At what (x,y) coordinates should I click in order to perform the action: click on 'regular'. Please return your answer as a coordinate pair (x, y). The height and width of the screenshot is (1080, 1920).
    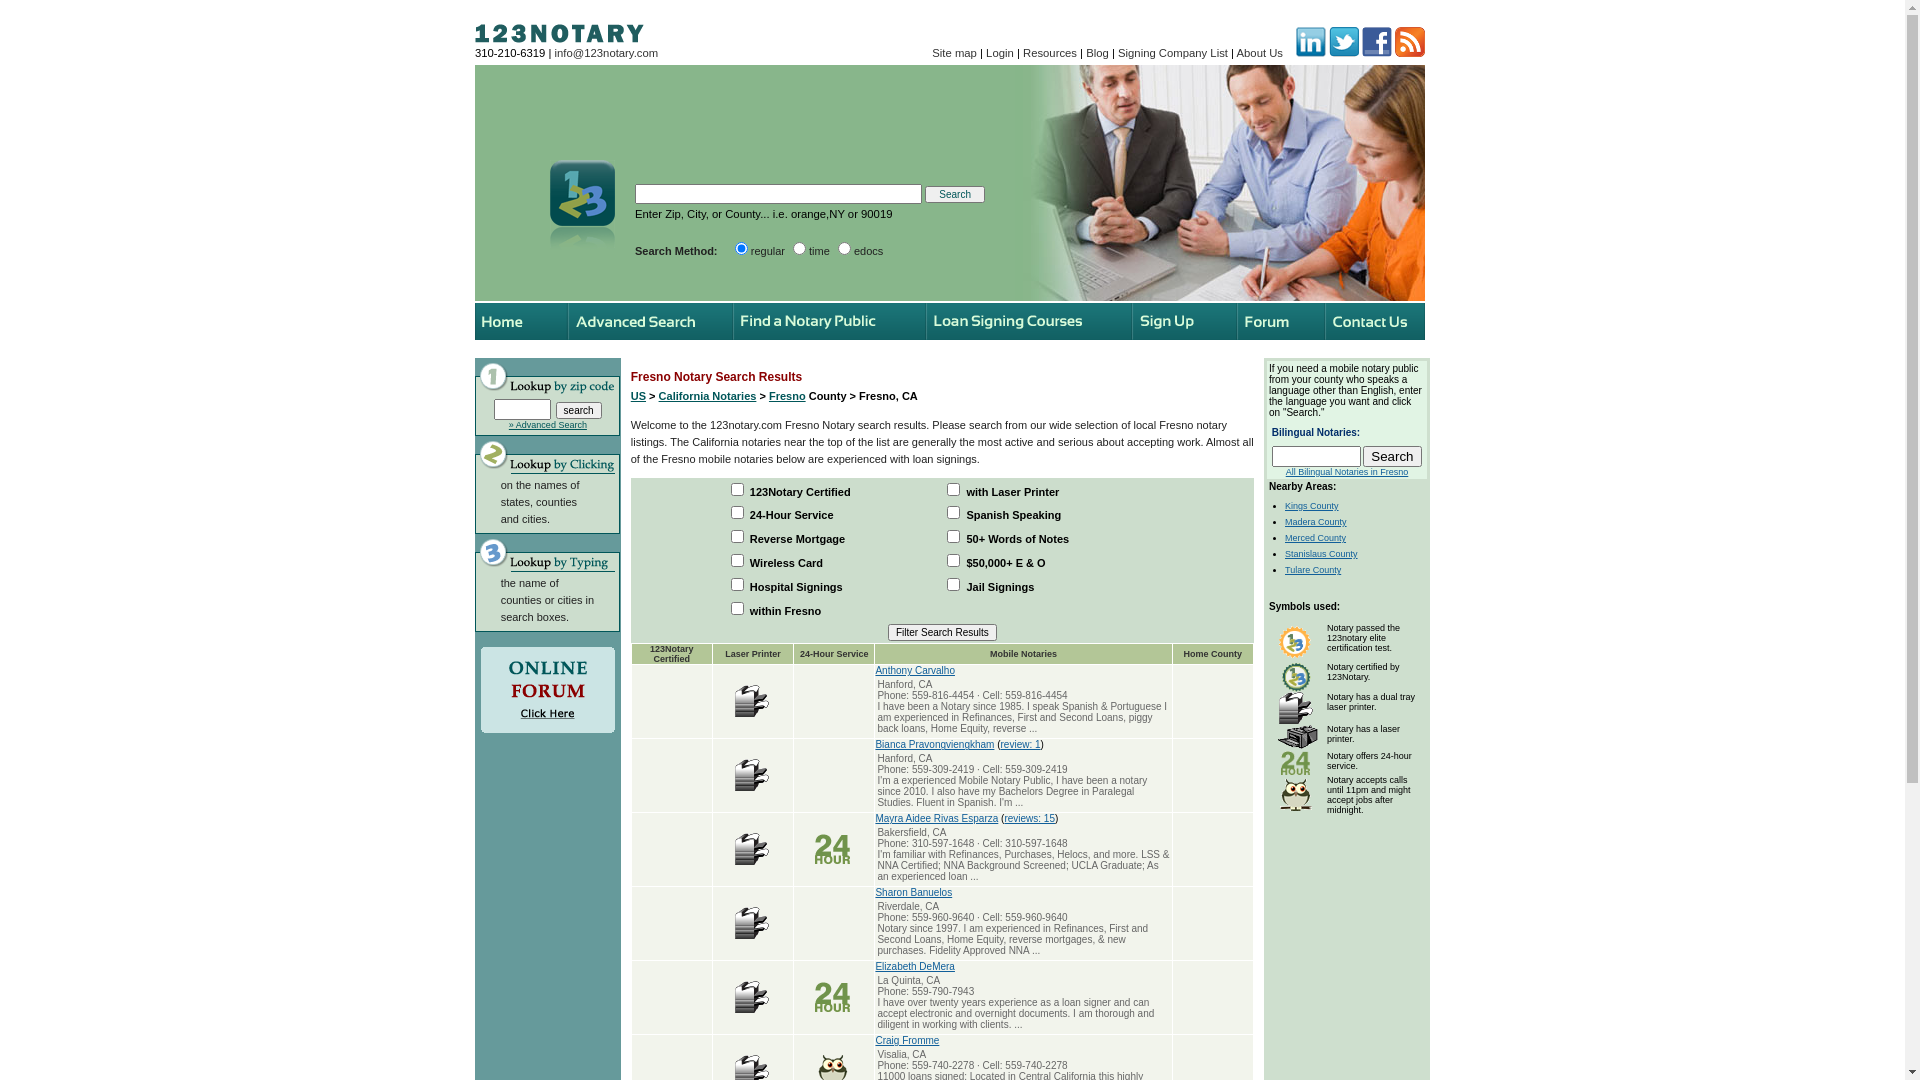
    Looking at the image, I should click on (733, 247).